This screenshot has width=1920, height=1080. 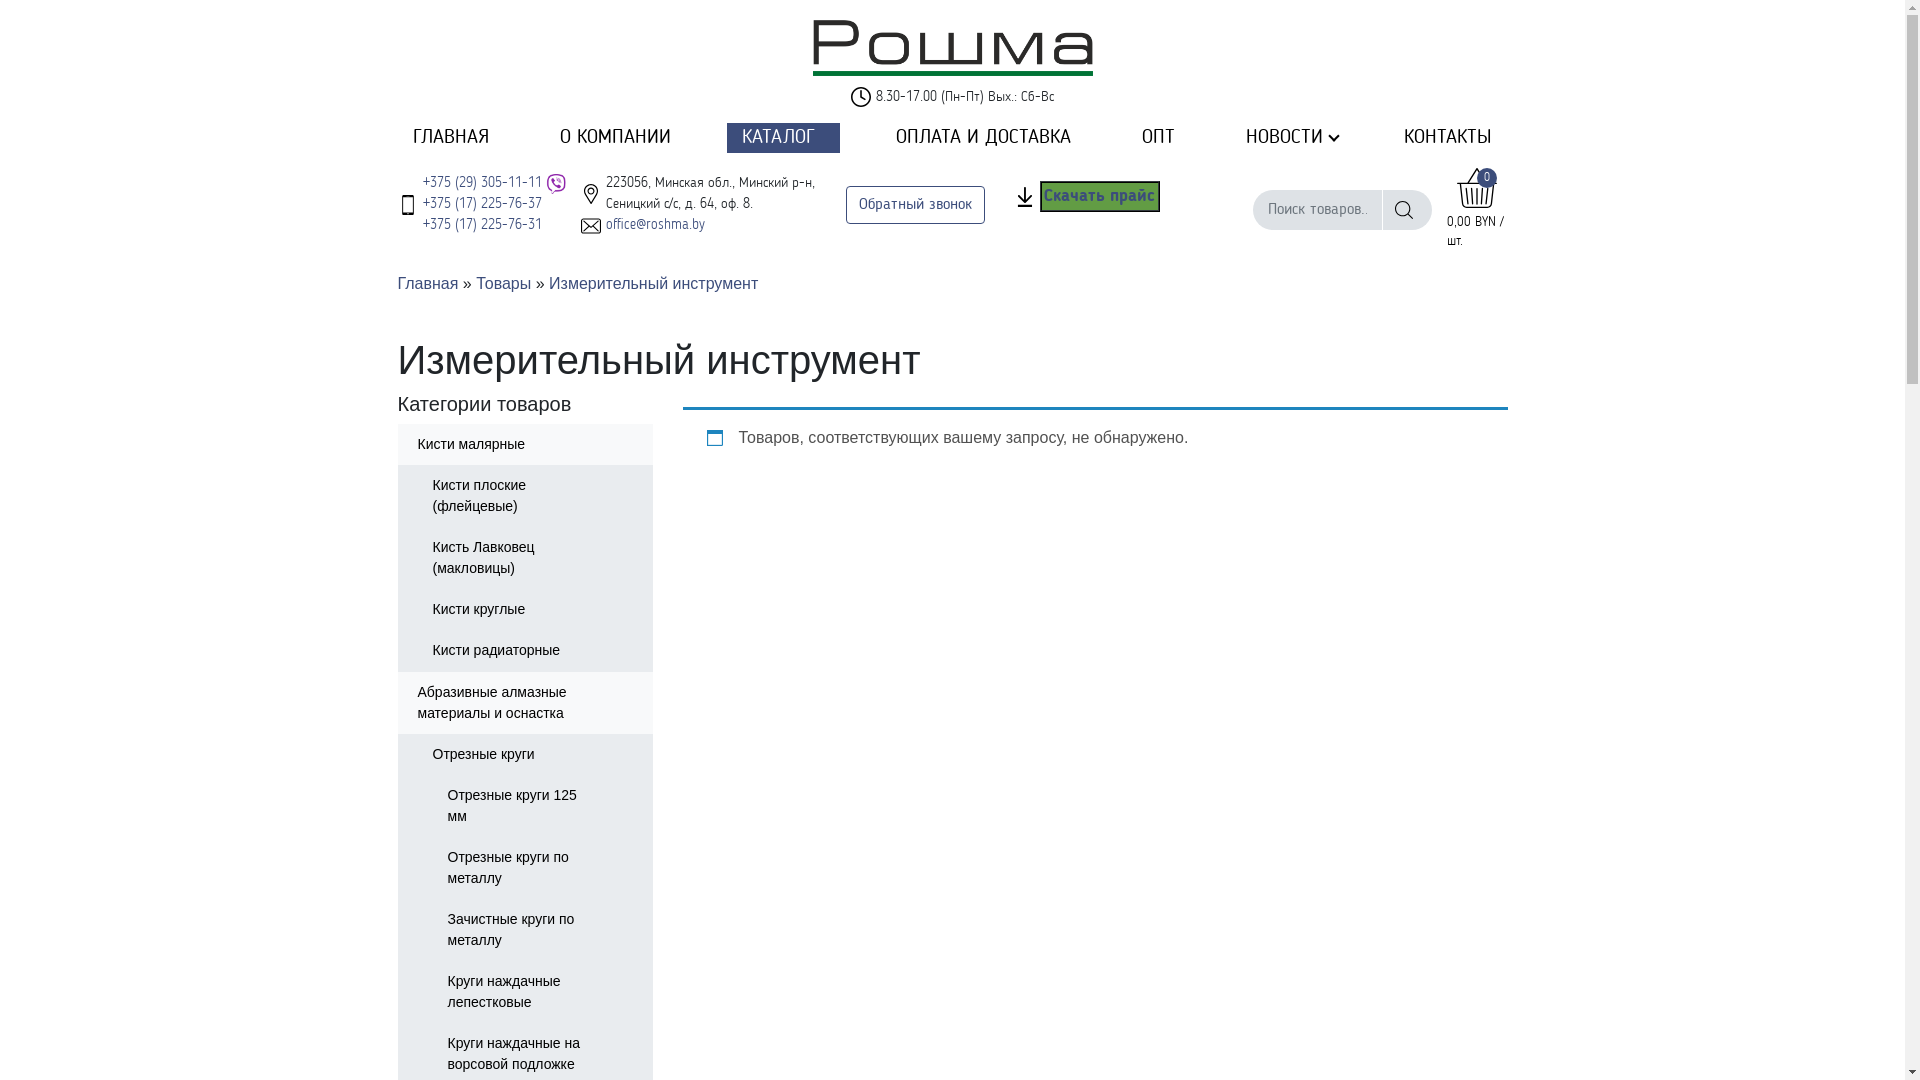 What do you see at coordinates (655, 224) in the screenshot?
I see `'office@roshma.by'` at bounding box center [655, 224].